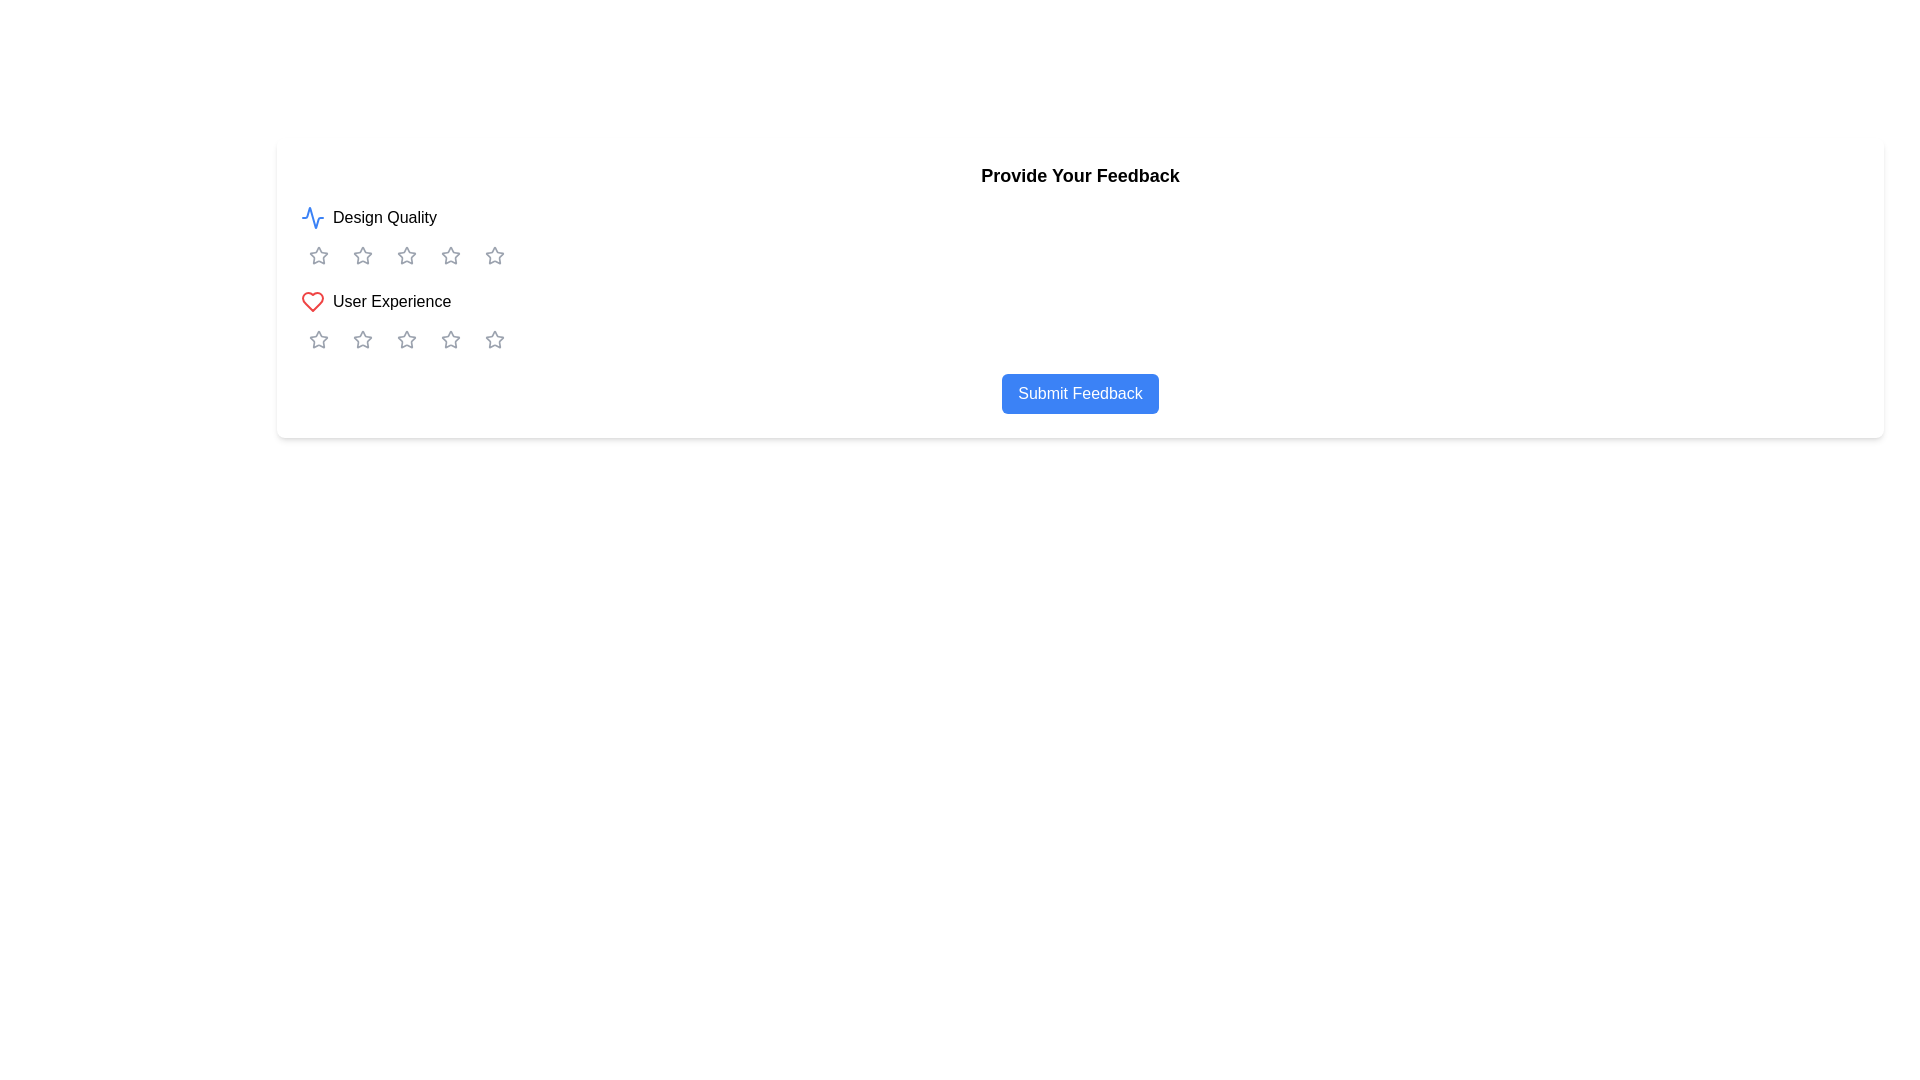 The height and width of the screenshot is (1080, 1920). I want to click on the first rating star, so click(317, 338).